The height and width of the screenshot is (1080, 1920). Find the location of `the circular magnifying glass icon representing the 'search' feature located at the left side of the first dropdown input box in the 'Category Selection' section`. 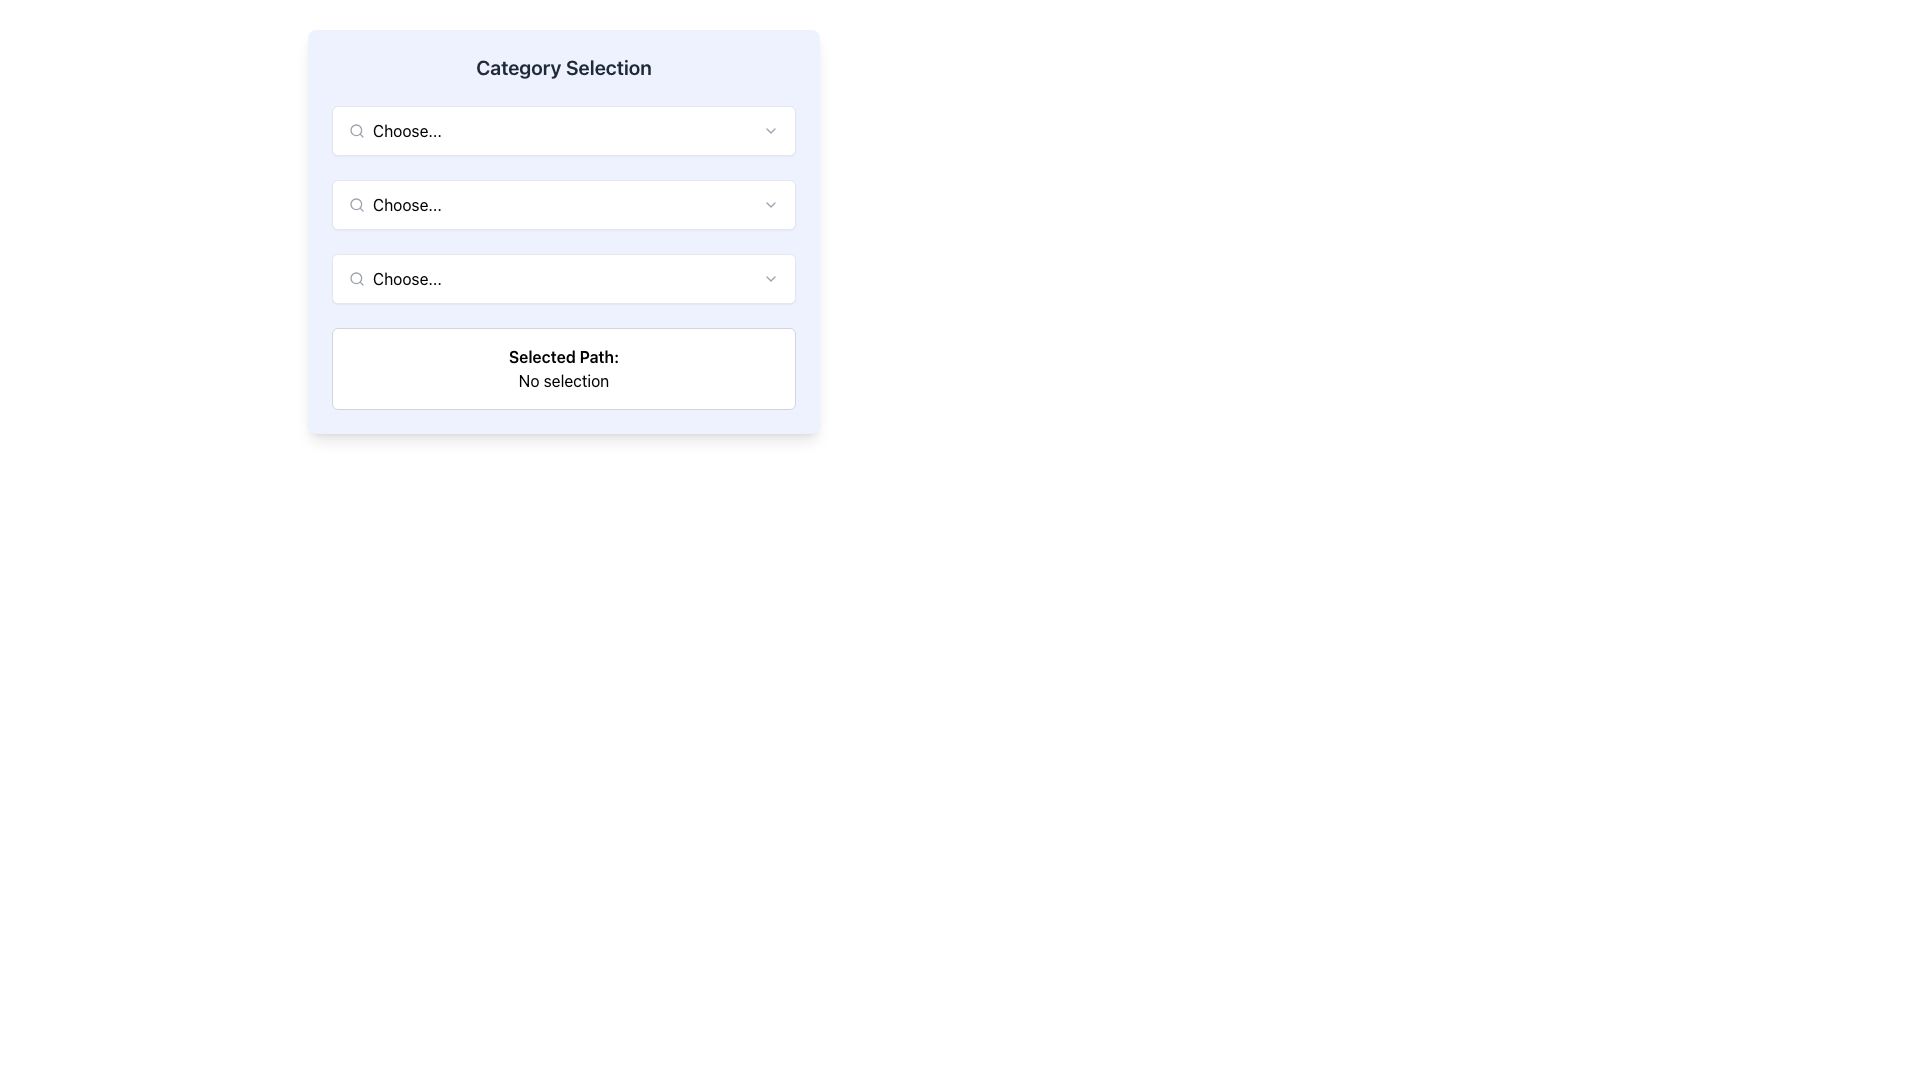

the circular magnifying glass icon representing the 'search' feature located at the left side of the first dropdown input box in the 'Category Selection' section is located at coordinates (356, 131).